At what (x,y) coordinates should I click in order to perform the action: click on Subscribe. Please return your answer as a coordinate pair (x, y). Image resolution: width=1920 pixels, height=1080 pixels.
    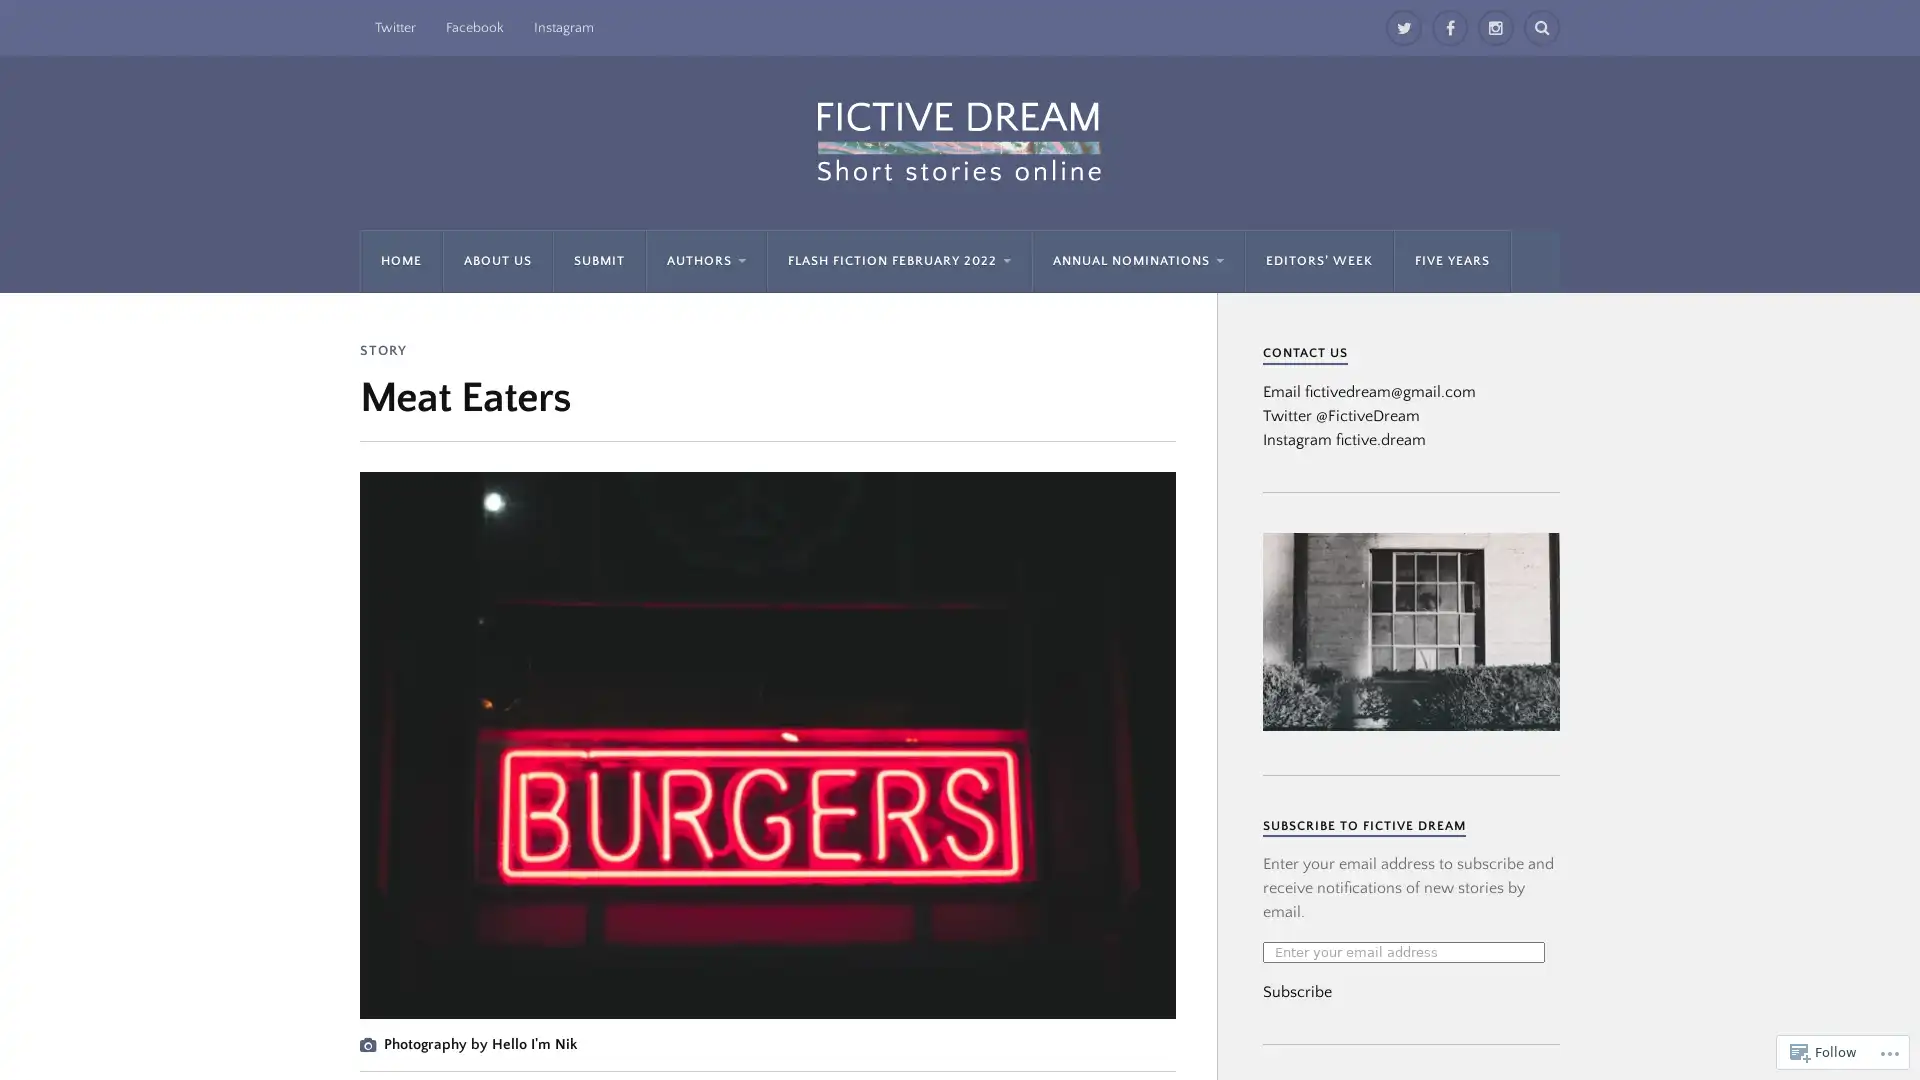
    Looking at the image, I should click on (1297, 991).